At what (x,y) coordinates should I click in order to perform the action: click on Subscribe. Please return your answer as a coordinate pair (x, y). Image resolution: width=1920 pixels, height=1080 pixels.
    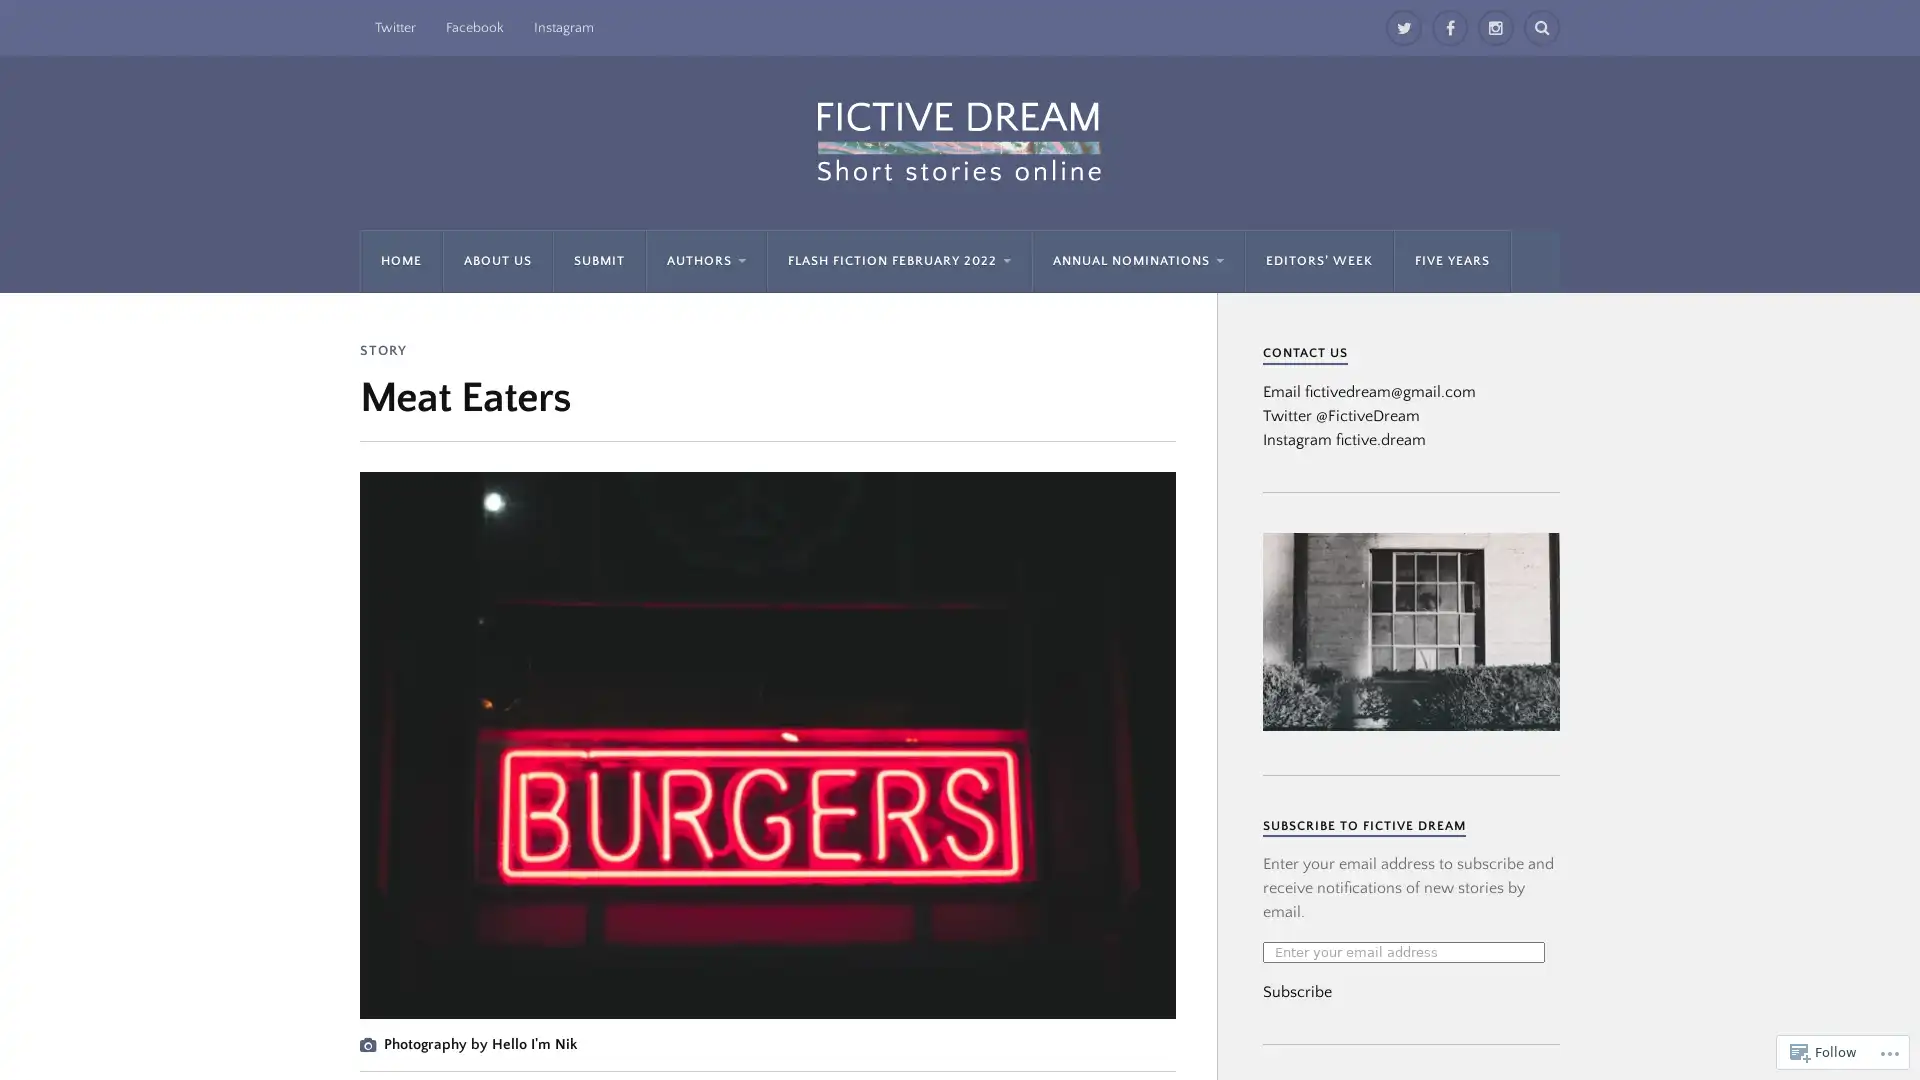
    Looking at the image, I should click on (1297, 991).